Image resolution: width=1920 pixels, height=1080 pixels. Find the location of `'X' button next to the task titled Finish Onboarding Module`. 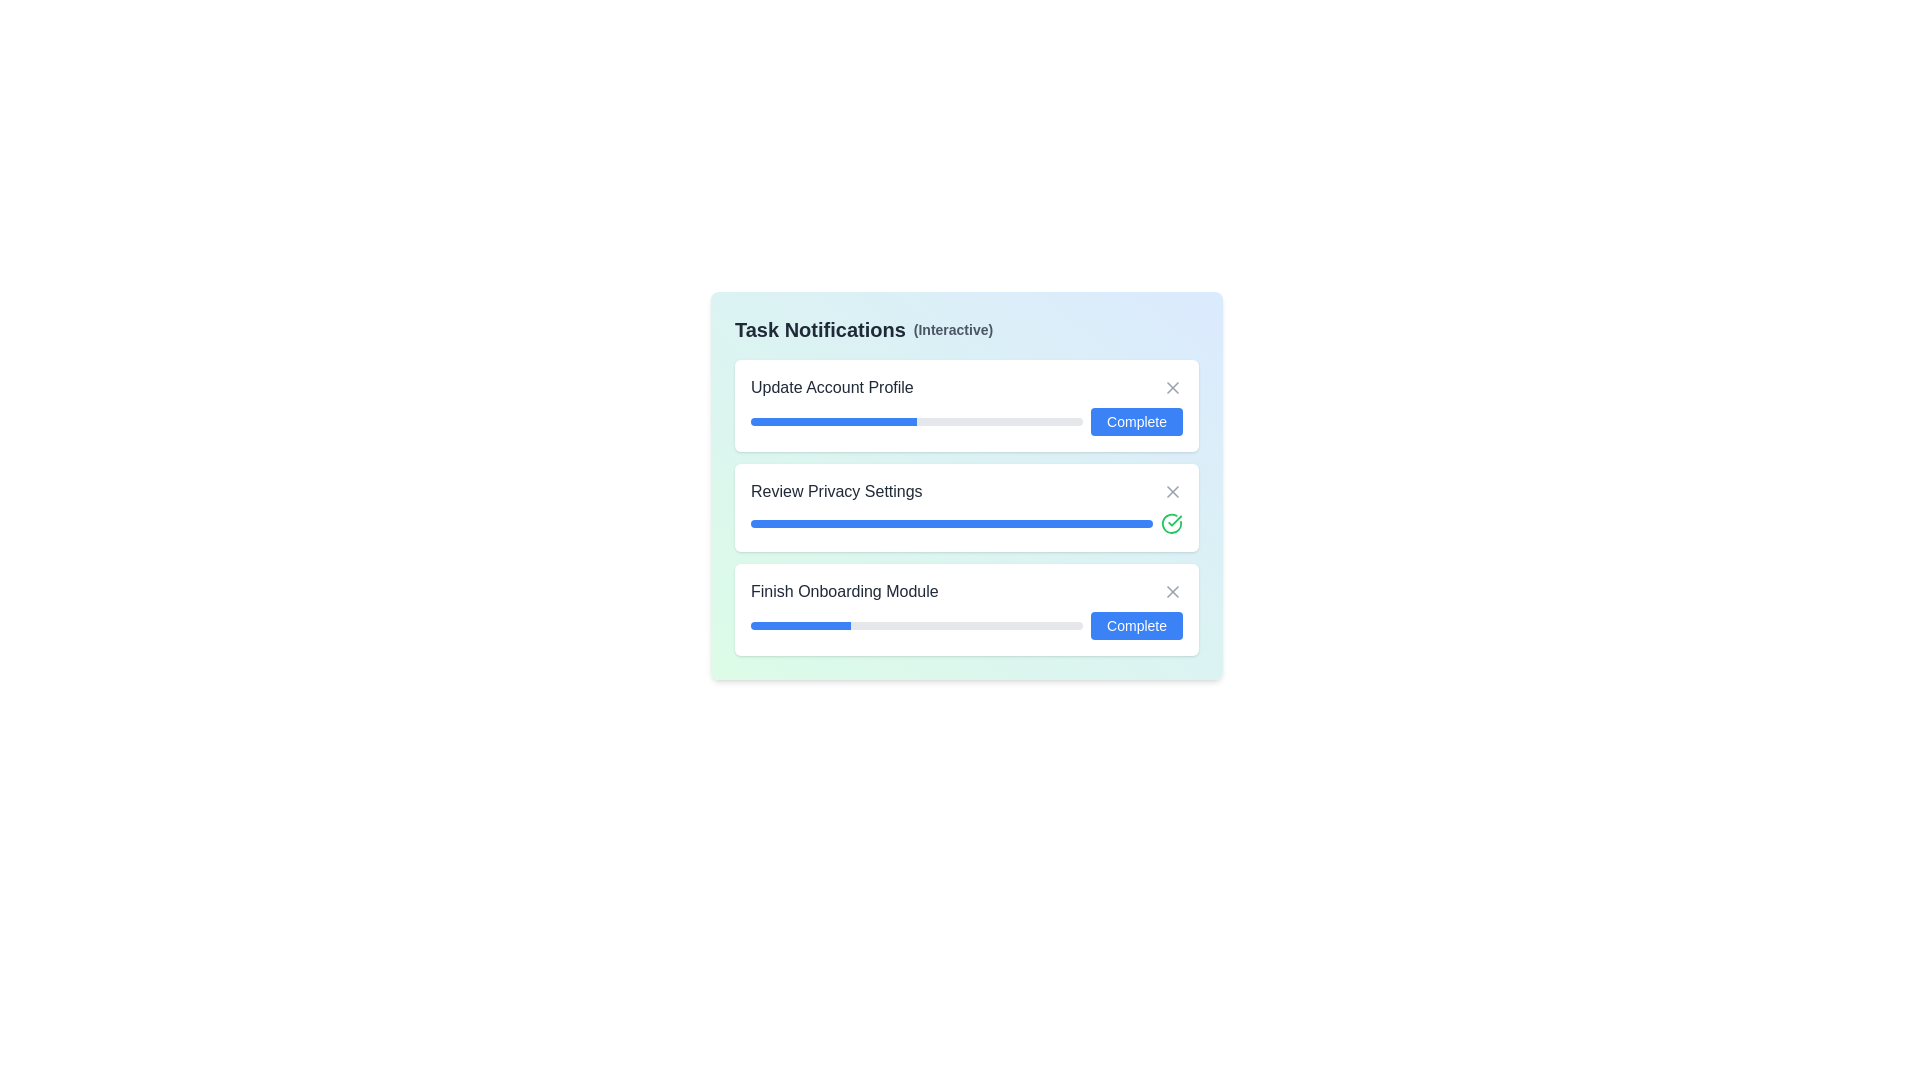

'X' button next to the task titled Finish Onboarding Module is located at coordinates (1172, 590).